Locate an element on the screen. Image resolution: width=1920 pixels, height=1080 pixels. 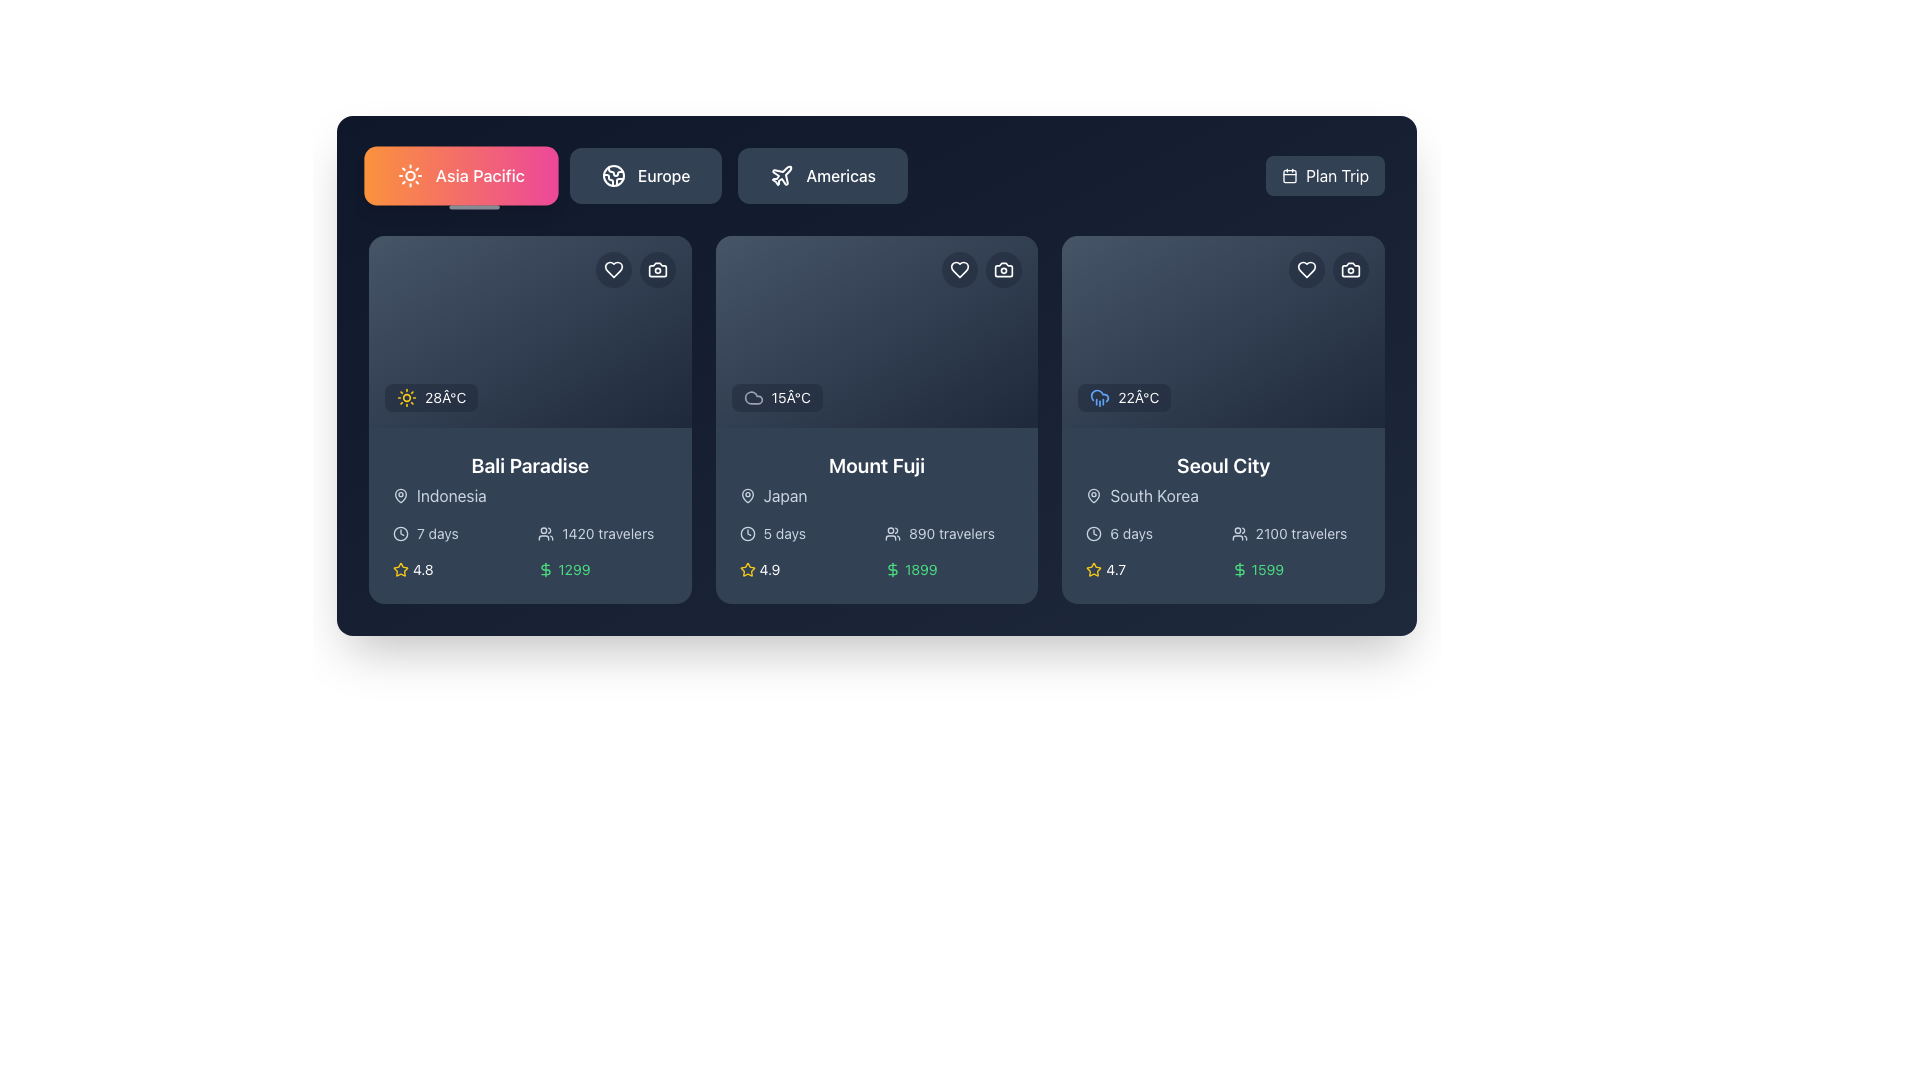
the weather condition label with an icon located in the bottom-left corner of the 'Seoul City' card, which is the third card in the row of travel destinations is located at coordinates (1124, 397).